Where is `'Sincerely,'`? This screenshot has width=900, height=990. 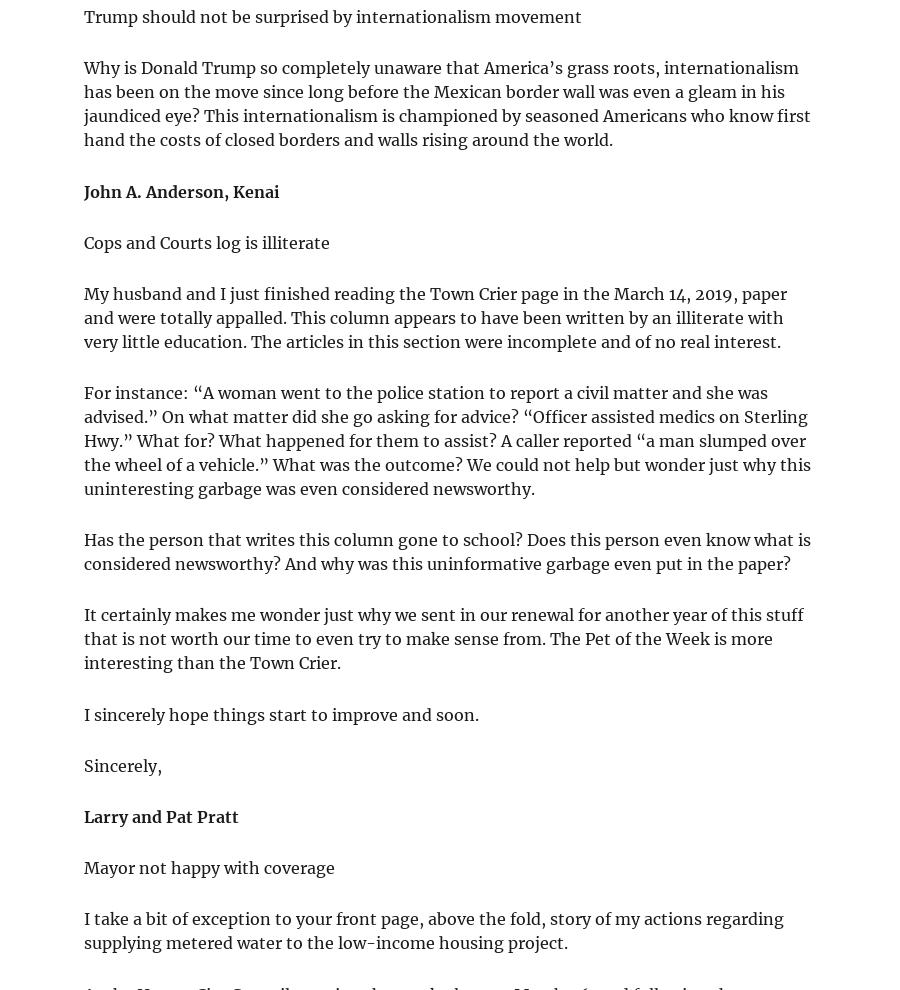
'Sincerely,' is located at coordinates (123, 764).